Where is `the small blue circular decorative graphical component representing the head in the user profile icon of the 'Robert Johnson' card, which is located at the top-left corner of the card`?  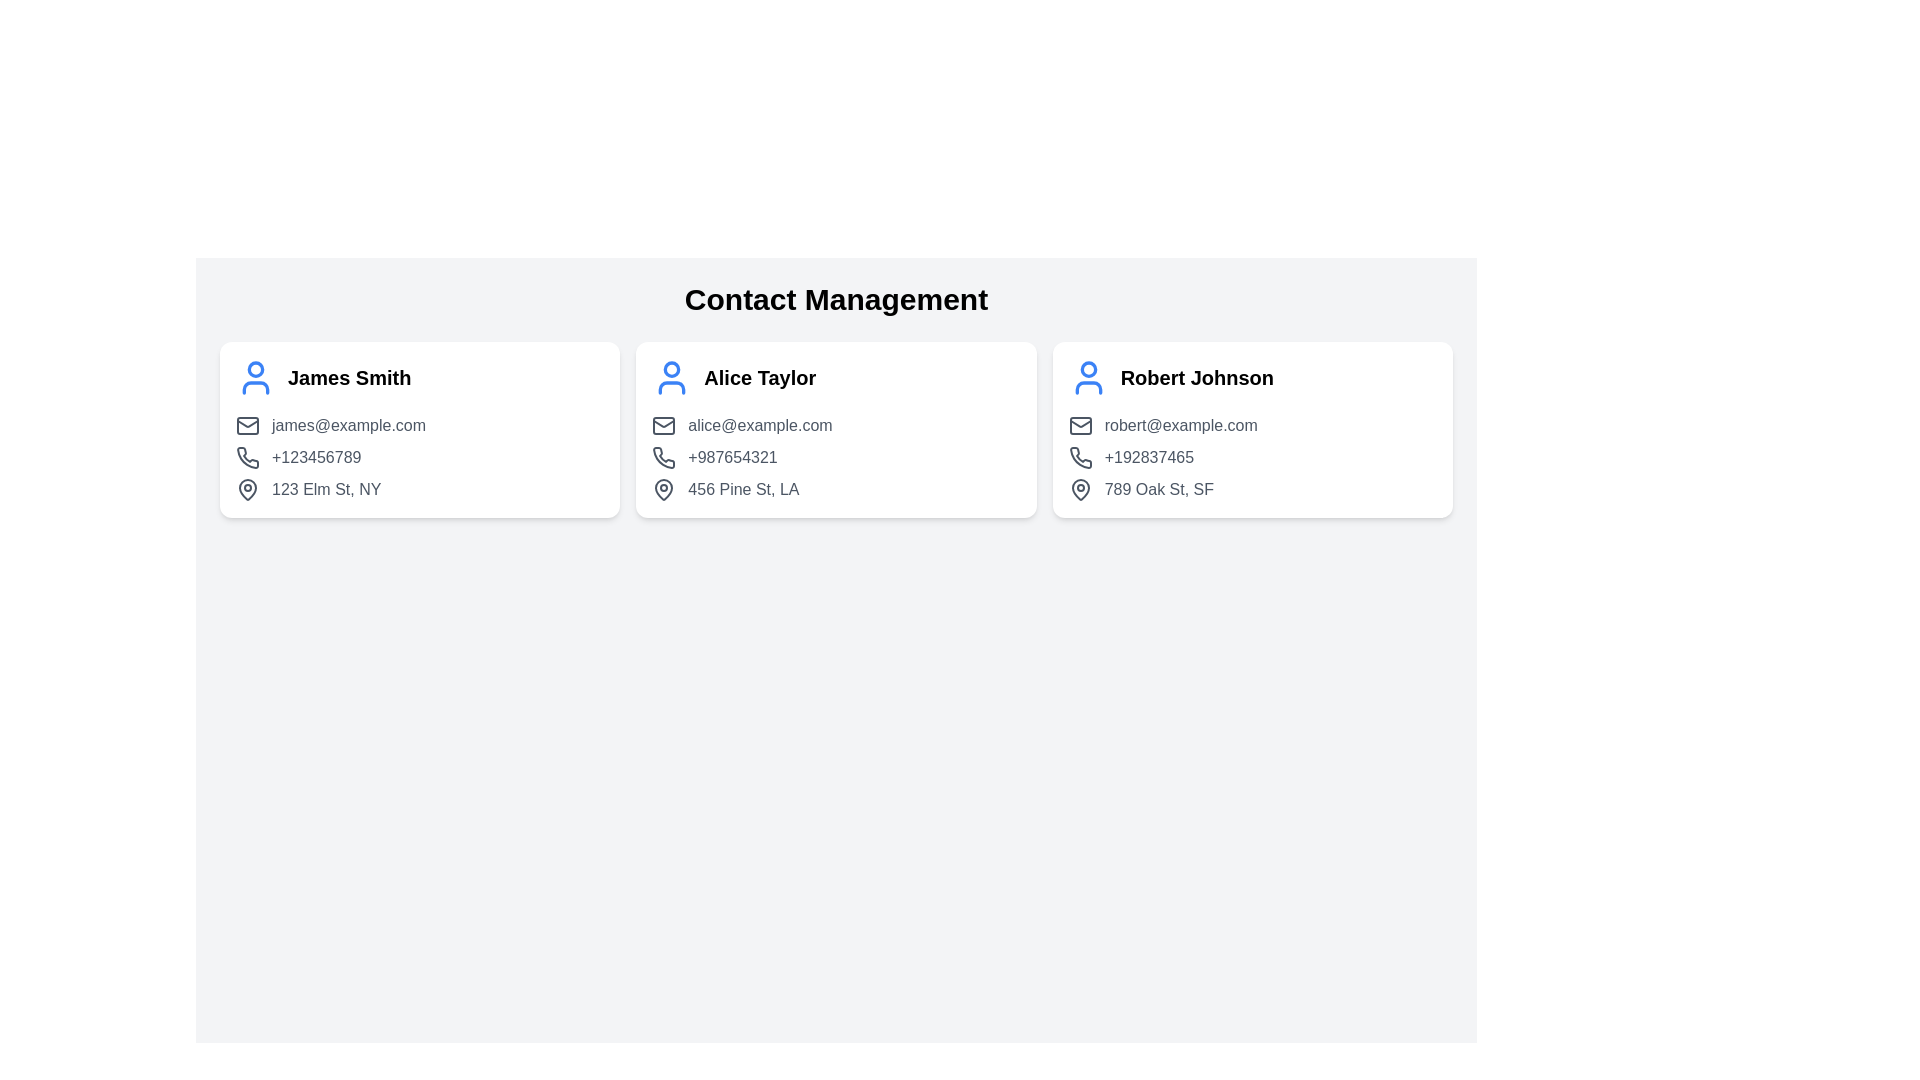
the small blue circular decorative graphical component representing the head in the user profile icon of the 'Robert Johnson' card, which is located at the top-left corner of the card is located at coordinates (1087, 369).